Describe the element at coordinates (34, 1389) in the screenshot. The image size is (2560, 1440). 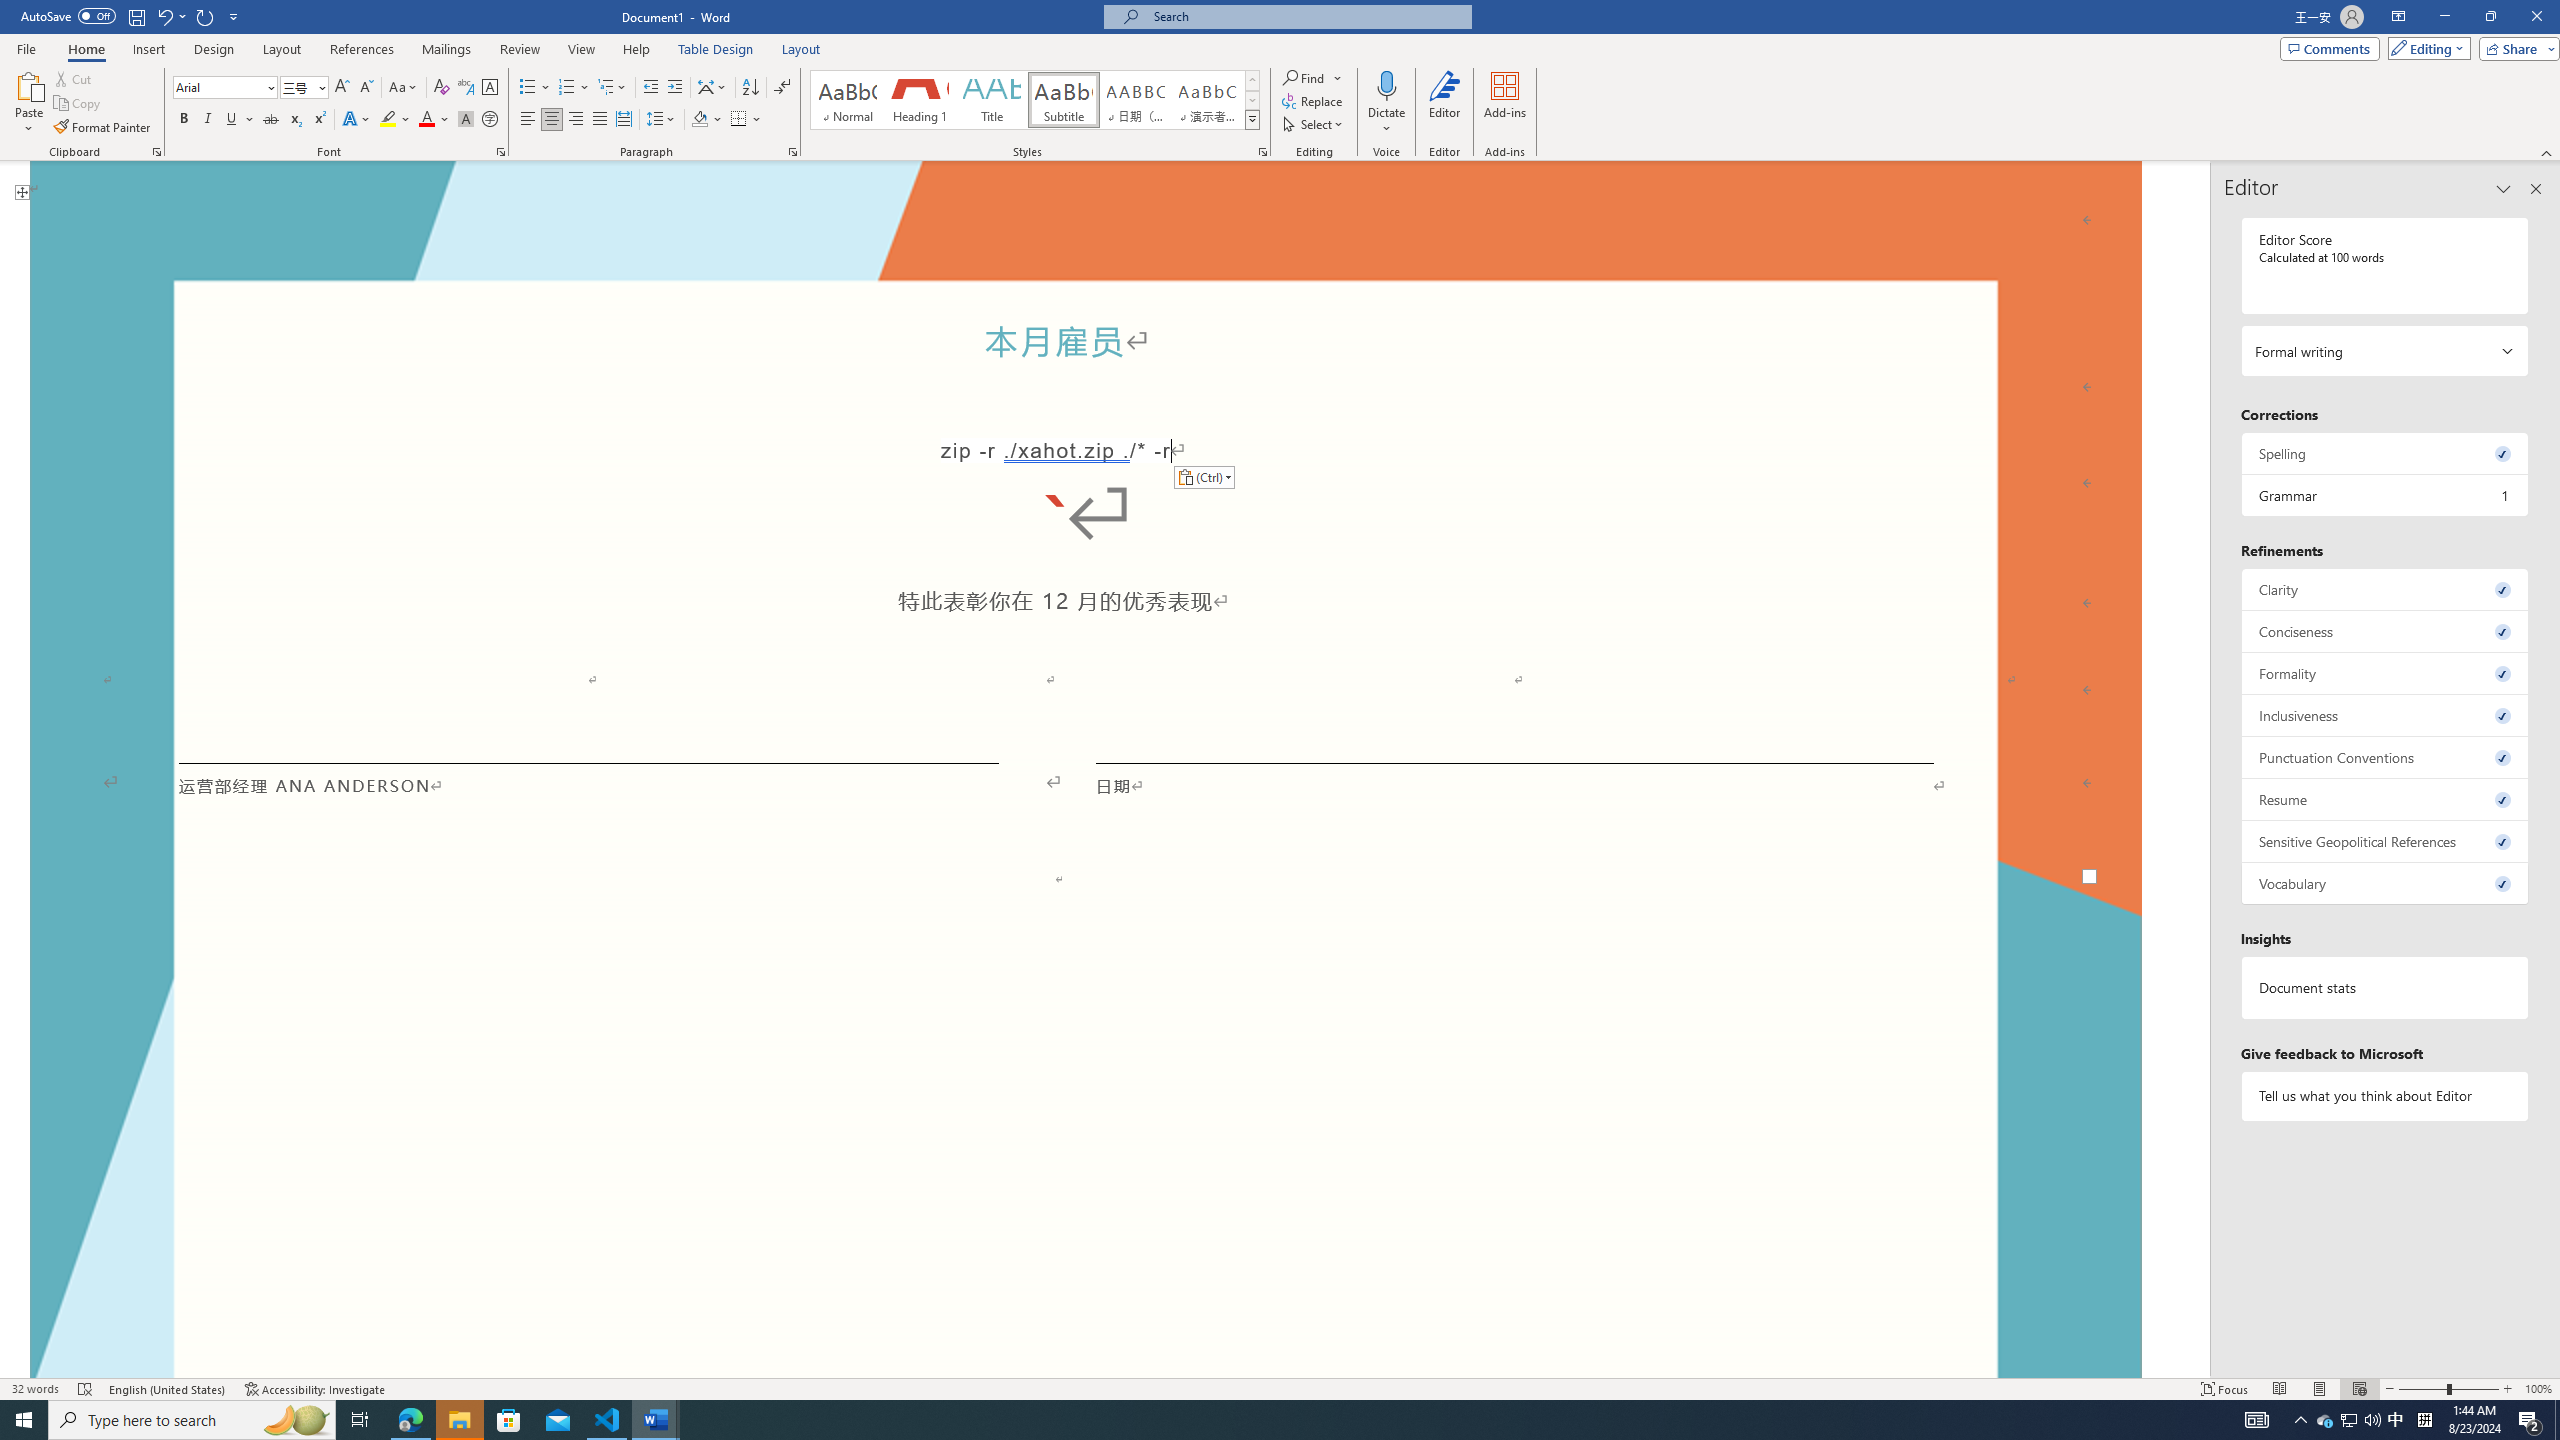
I see `'Word Count 32 words'` at that location.